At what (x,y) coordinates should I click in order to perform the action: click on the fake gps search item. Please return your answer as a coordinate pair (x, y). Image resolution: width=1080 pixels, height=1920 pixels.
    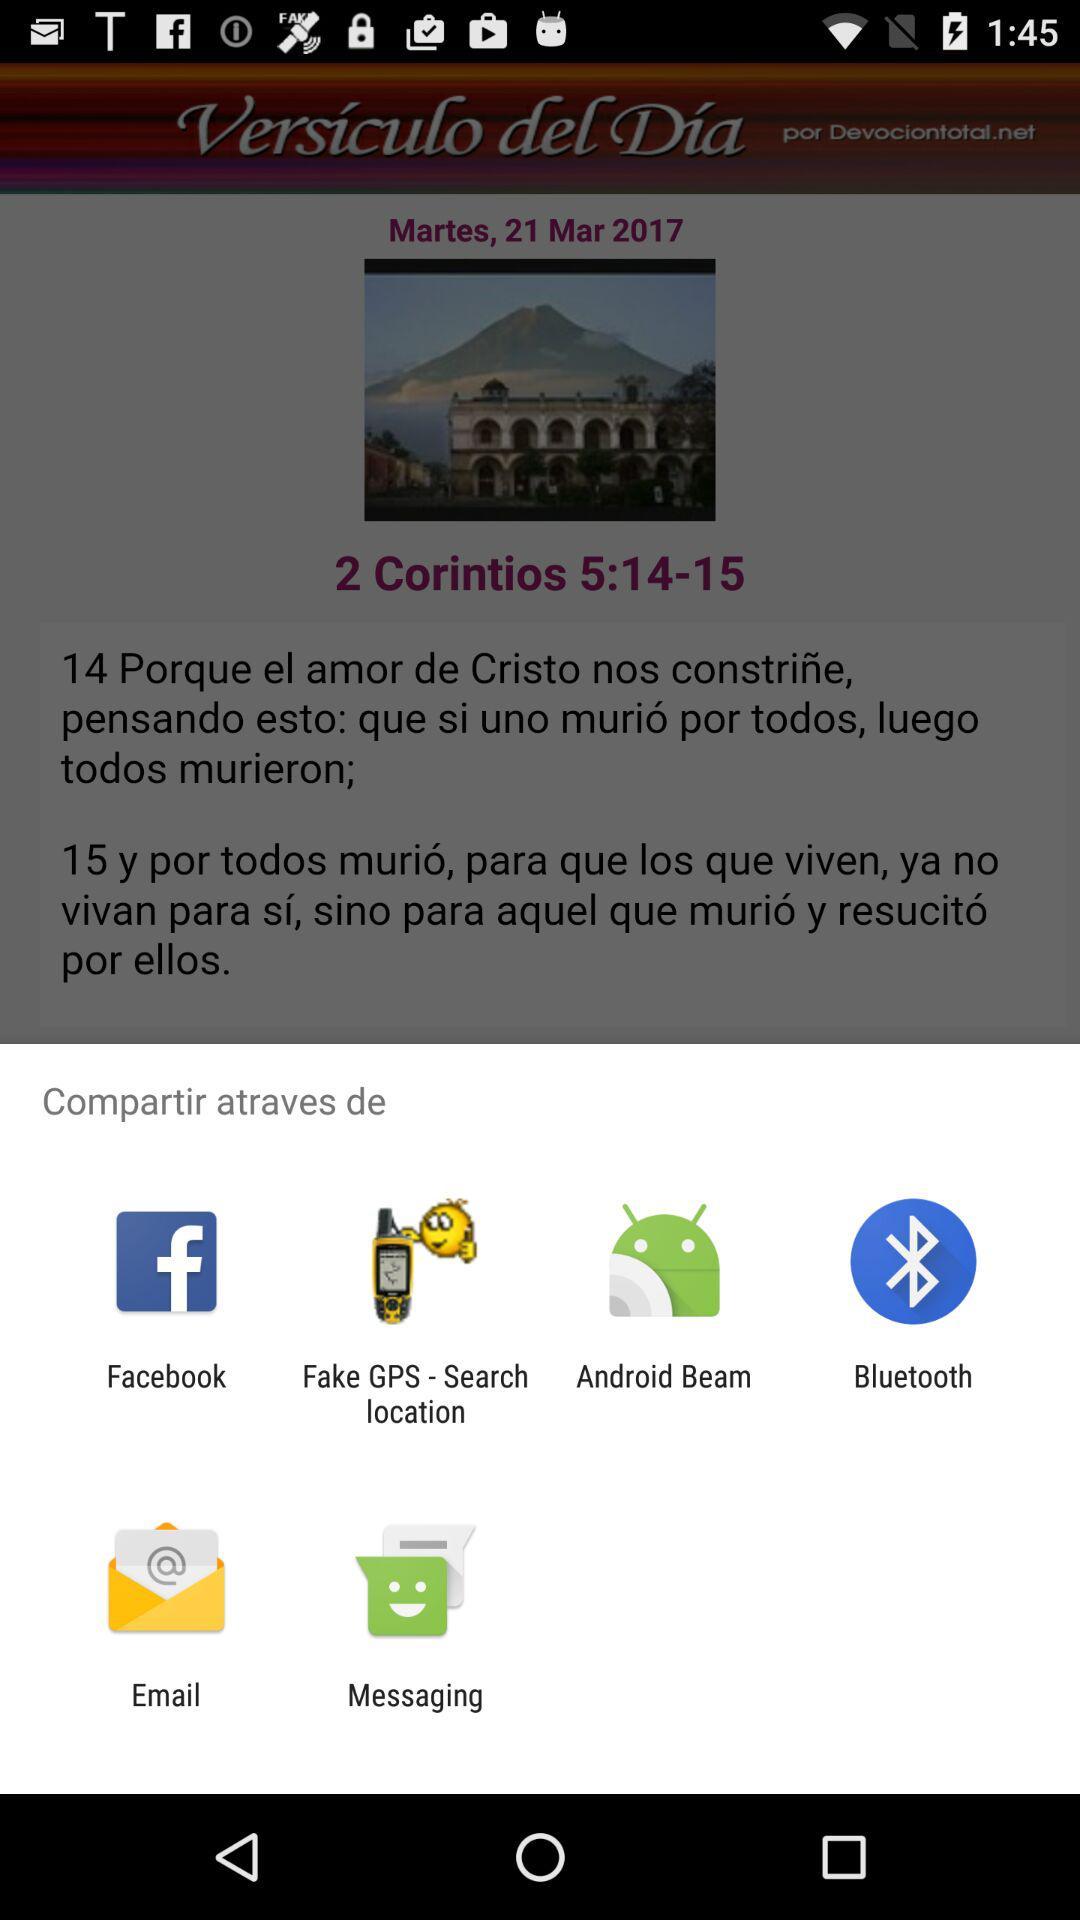
    Looking at the image, I should click on (414, 1392).